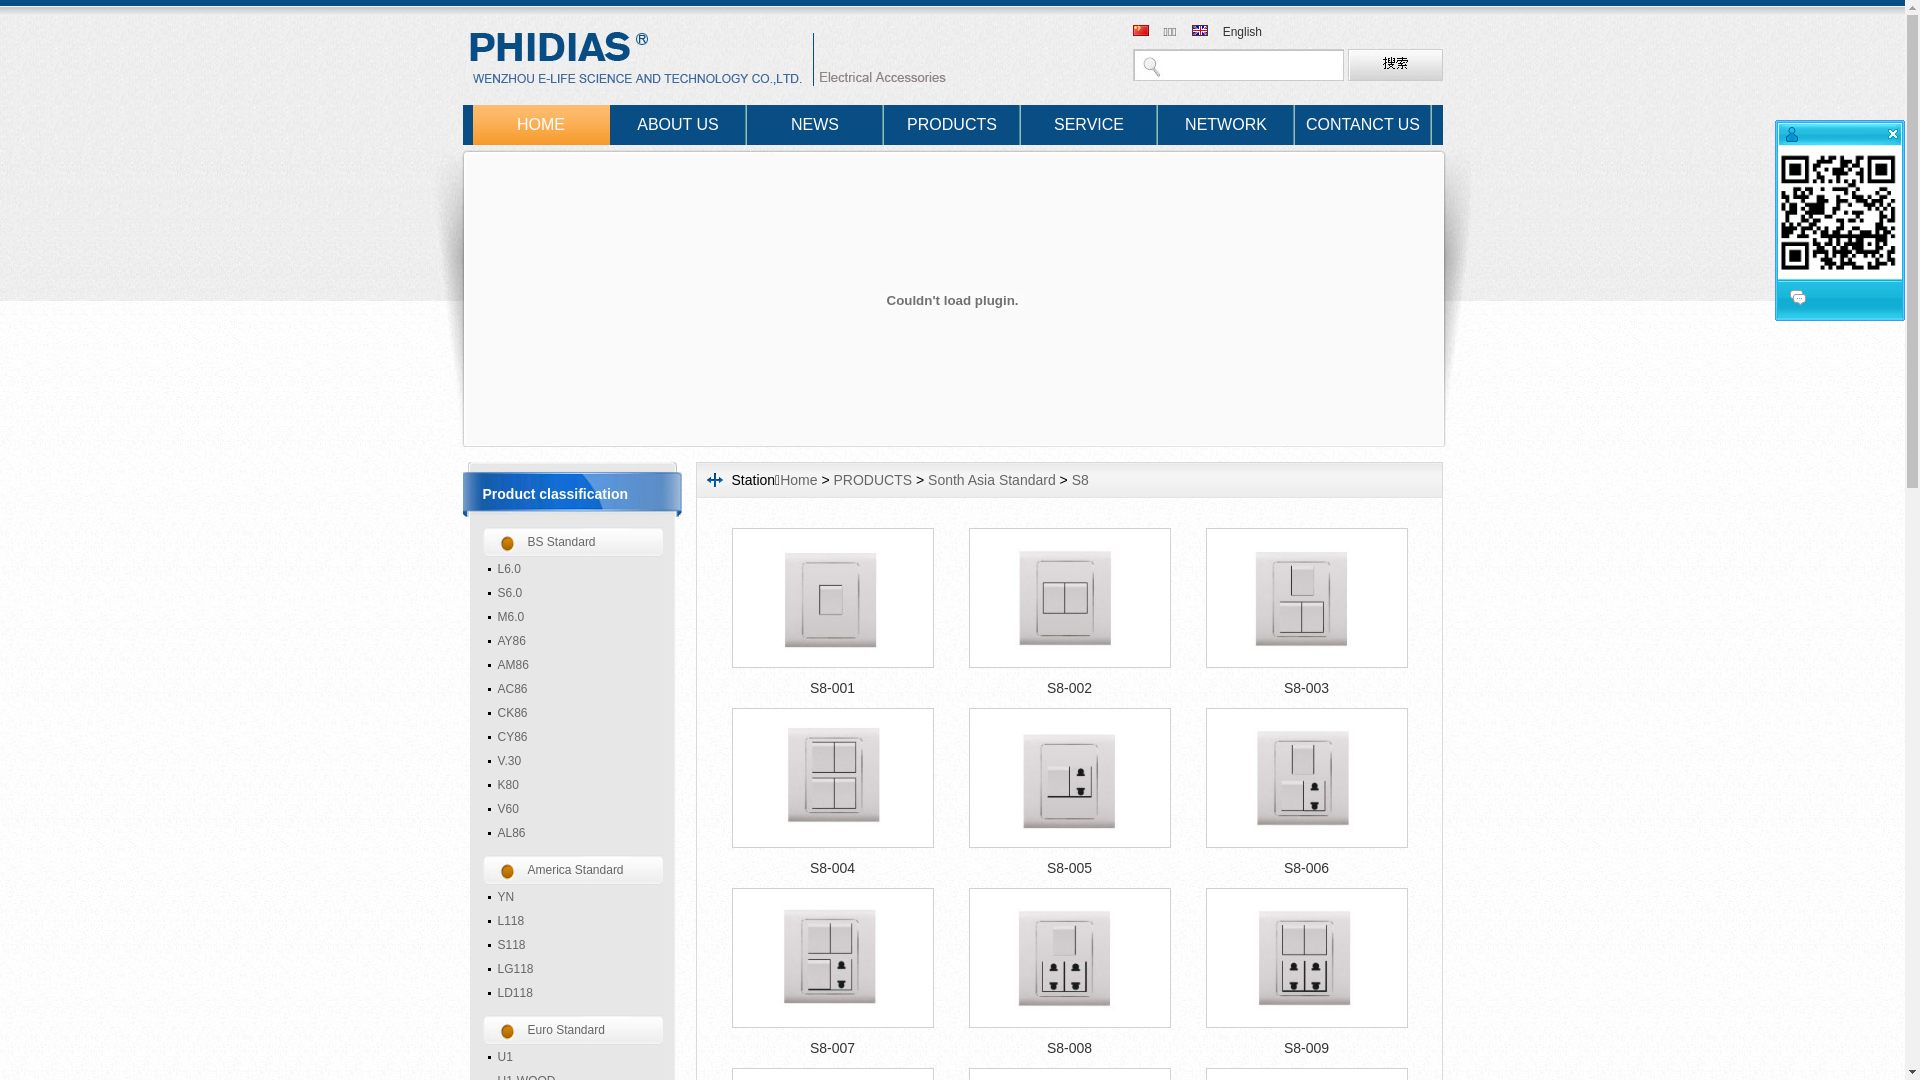 The height and width of the screenshot is (1080, 1920). Describe the element at coordinates (832, 1047) in the screenshot. I see `'S8-007'` at that location.